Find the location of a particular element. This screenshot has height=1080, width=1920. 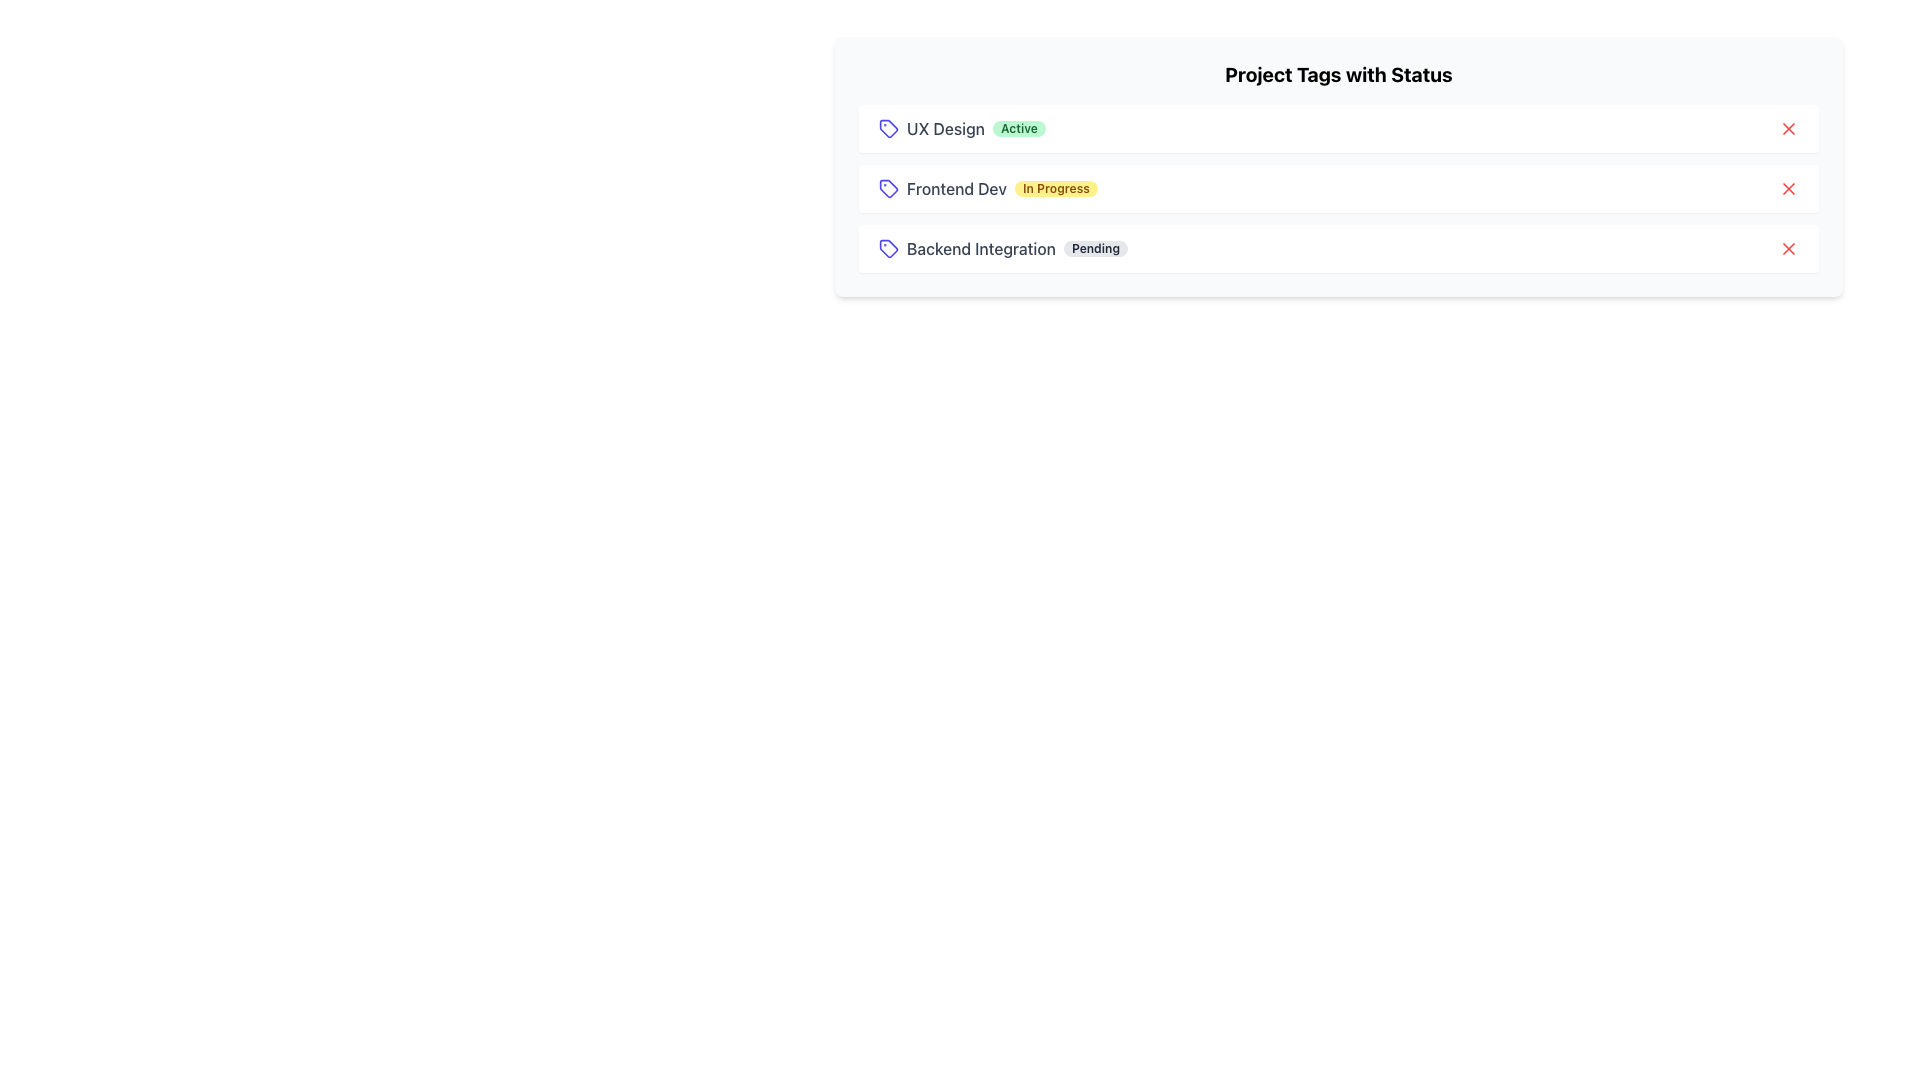

the 'Frontend Dev' task status card, which features a yellow 'In Progress' badge and a red 'Remove' button is located at coordinates (1339, 189).